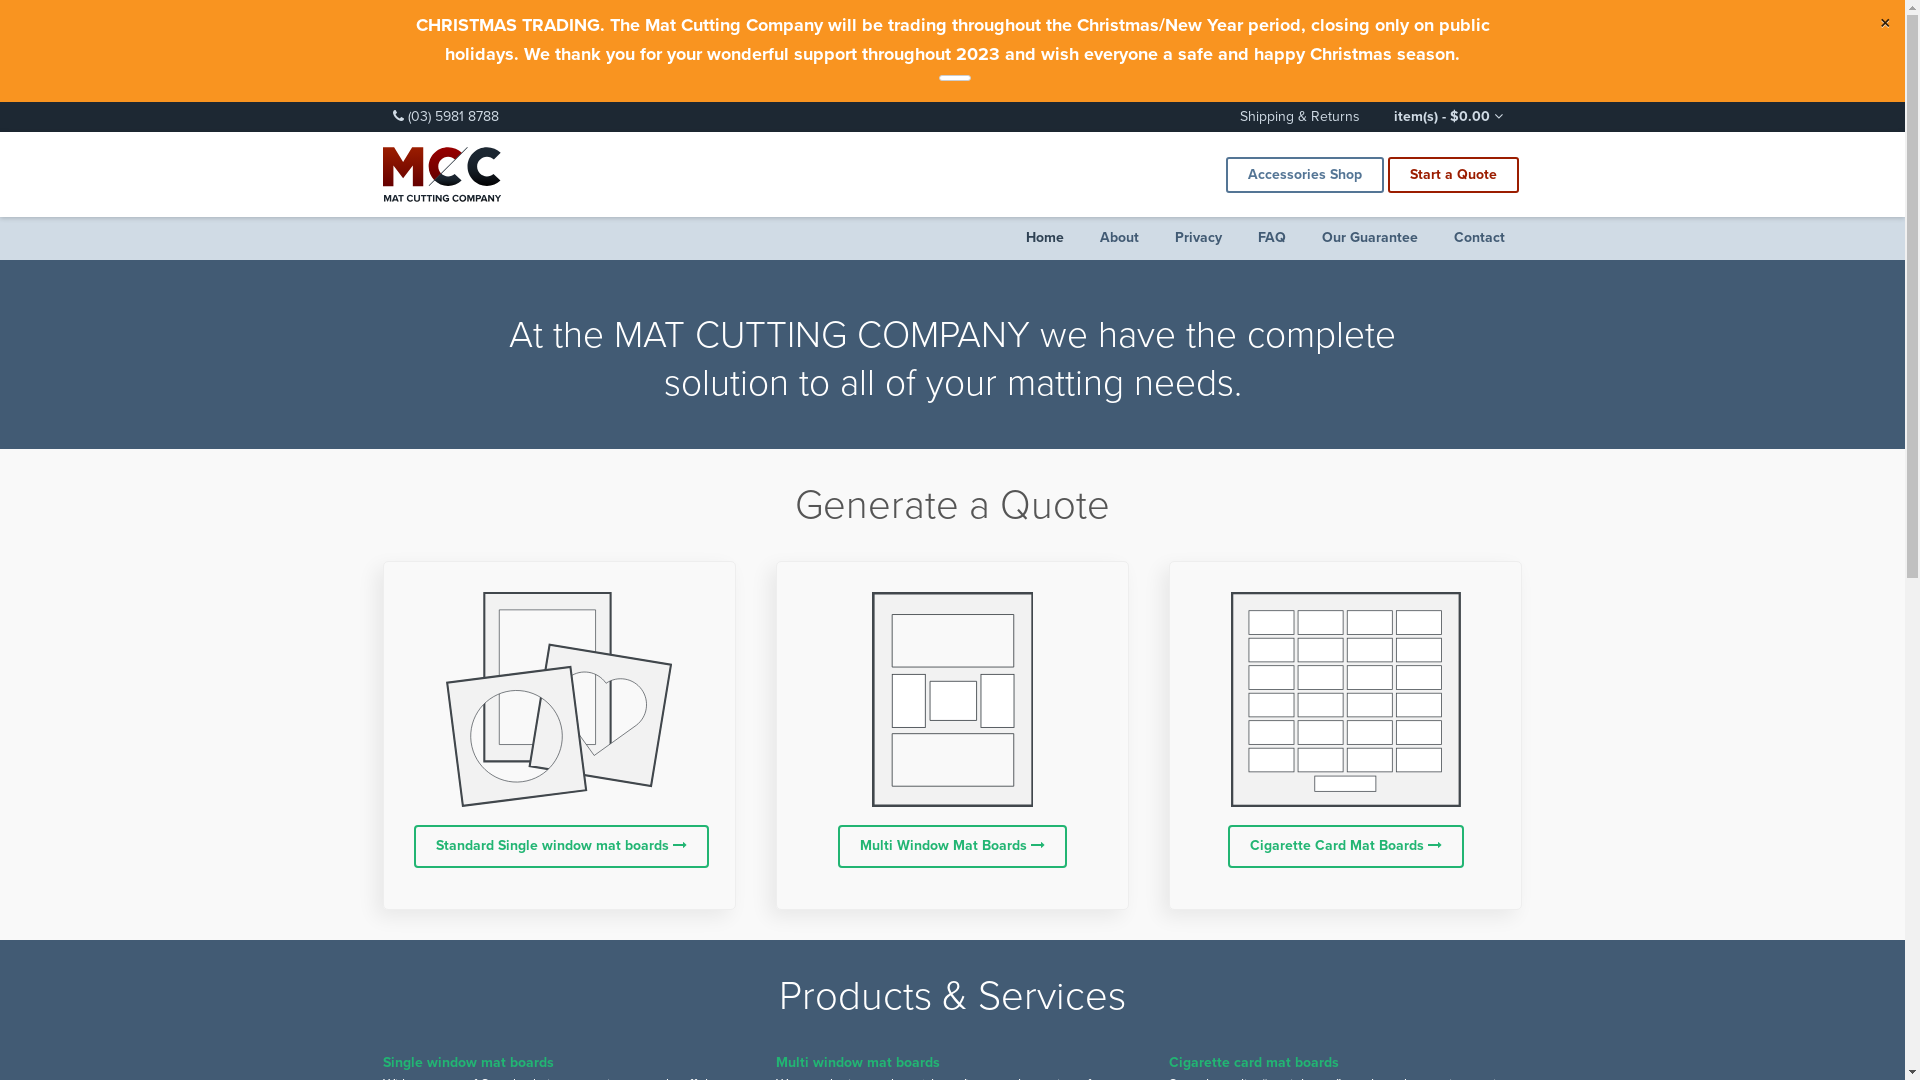 The image size is (1920, 1080). Describe the element at coordinates (1044, 237) in the screenshot. I see `'Home'` at that location.